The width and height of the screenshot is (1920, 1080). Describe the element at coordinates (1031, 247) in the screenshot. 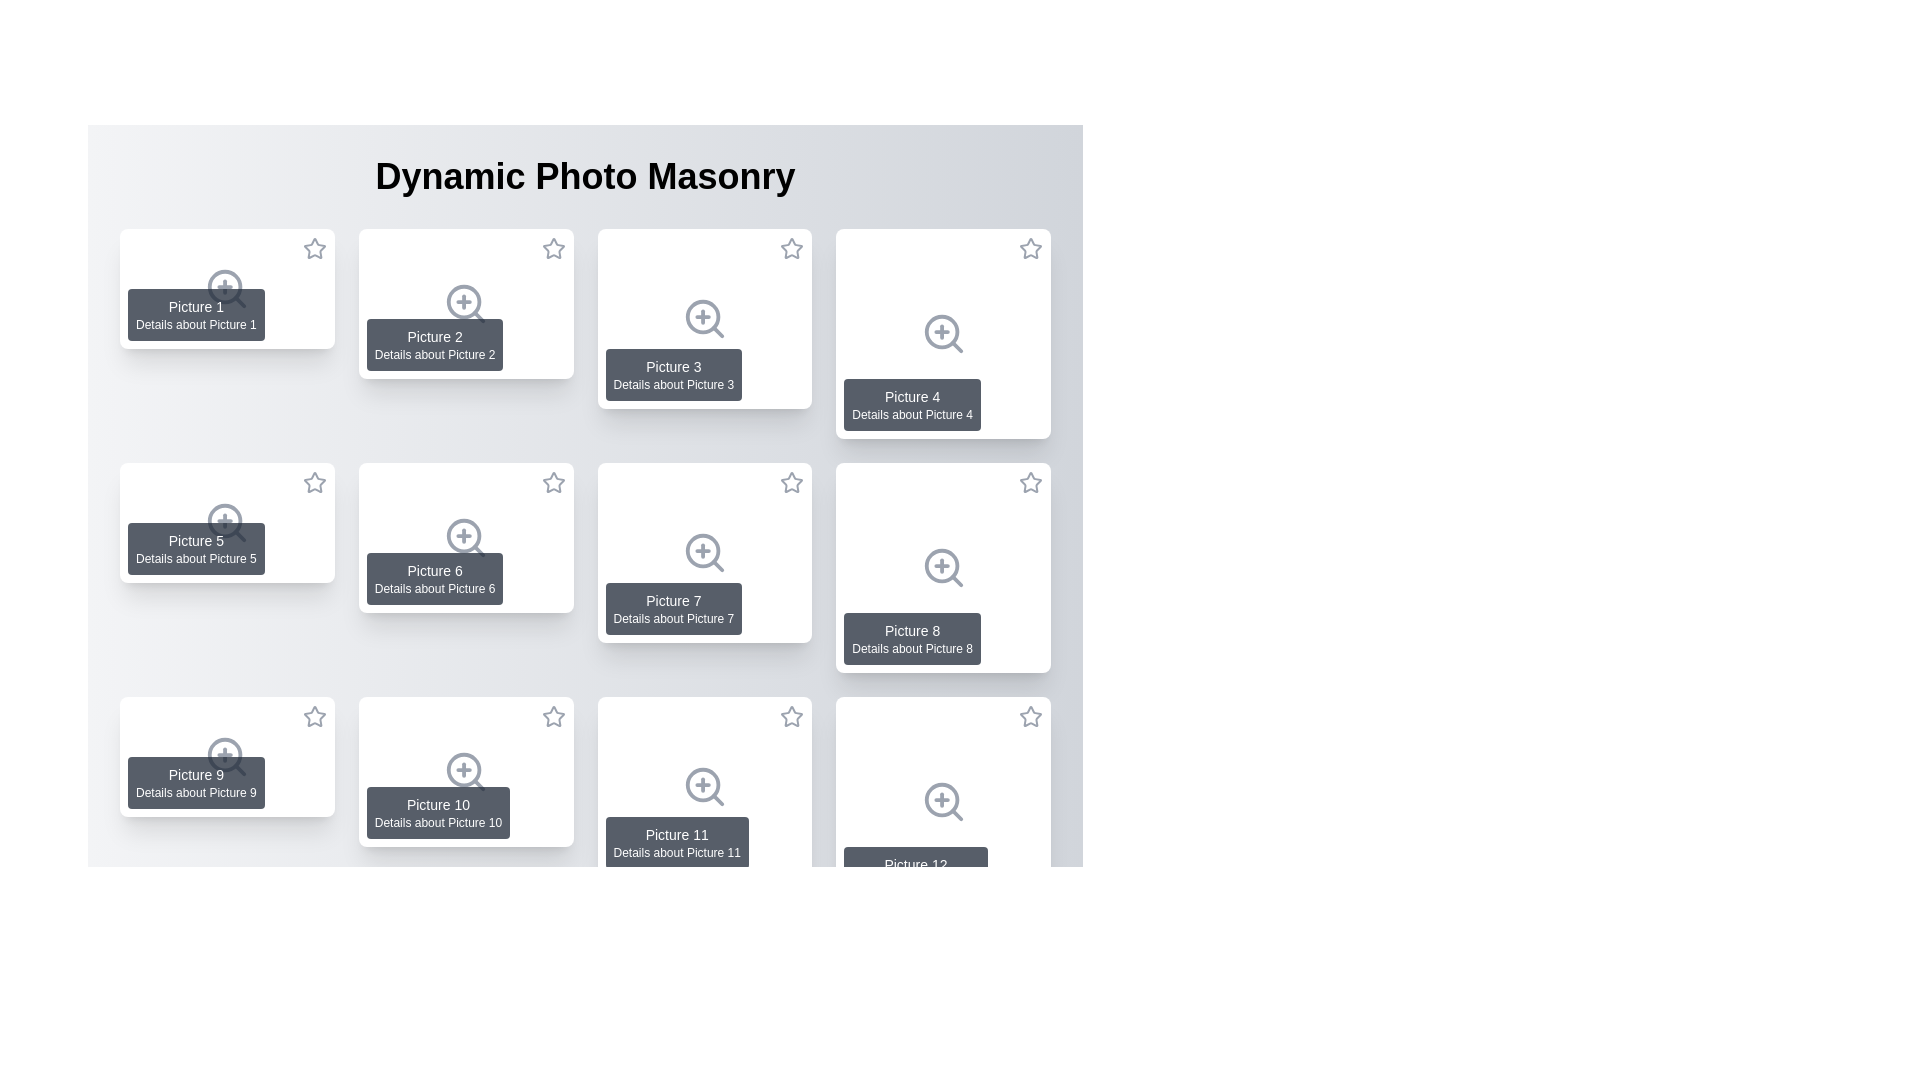

I see `the star icon located in the top-right corner of the card labeled 'Picture 4' within the 'Dynamic Photo Masonry' grid` at that location.